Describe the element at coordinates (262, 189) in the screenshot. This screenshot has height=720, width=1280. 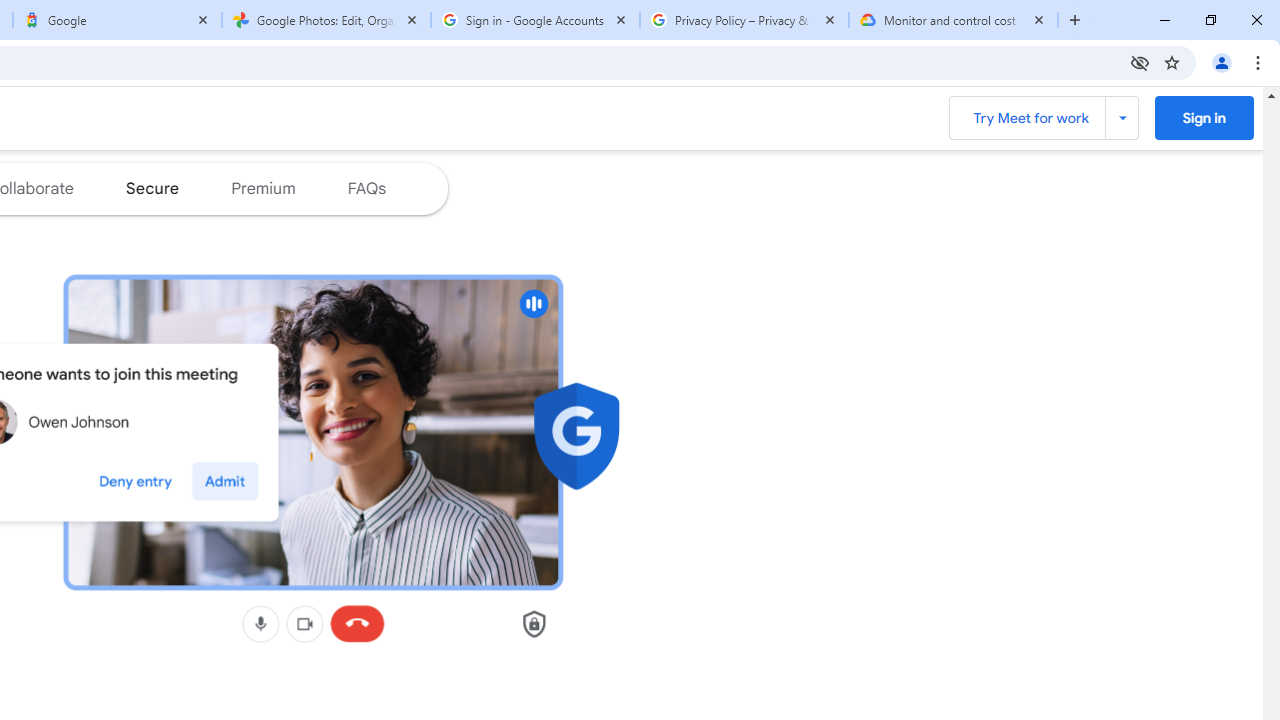
I see `'Jump to the premium section of the page'` at that location.